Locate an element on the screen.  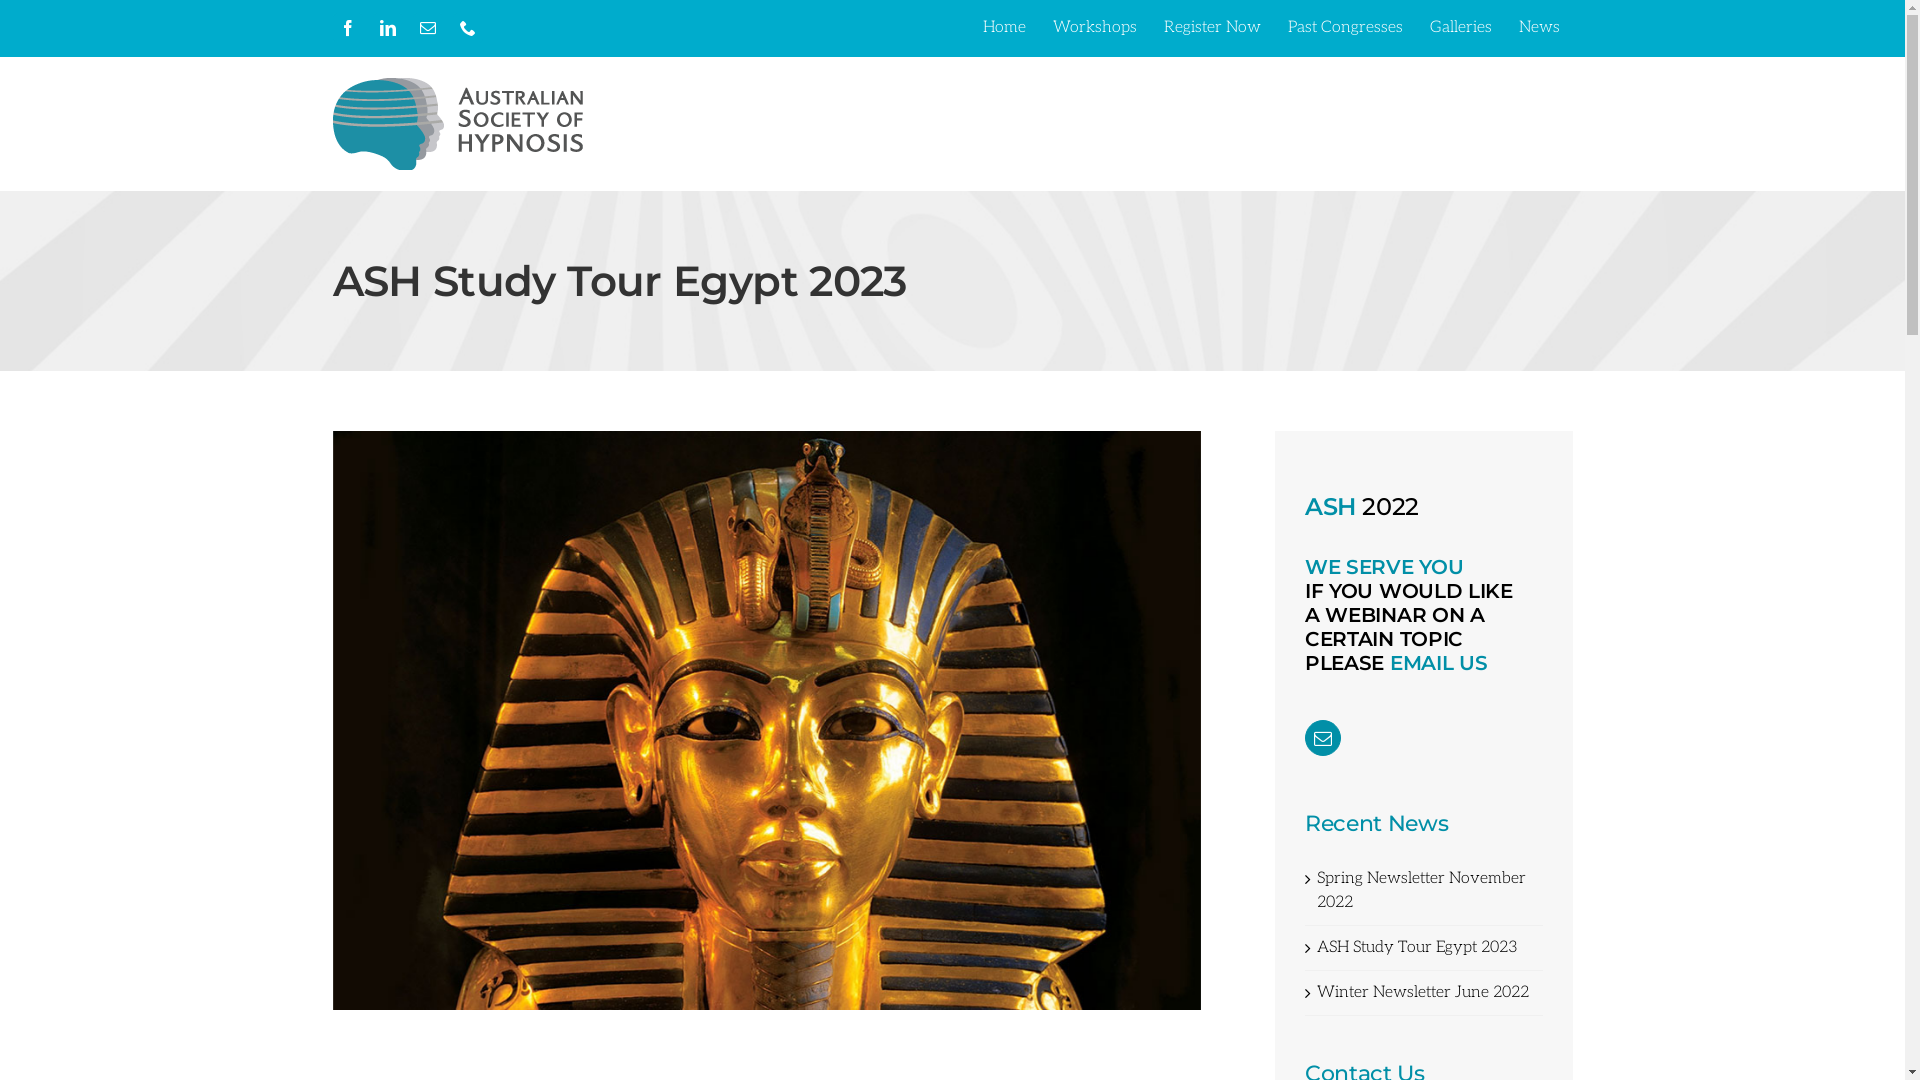
'Home' is located at coordinates (969, 27).